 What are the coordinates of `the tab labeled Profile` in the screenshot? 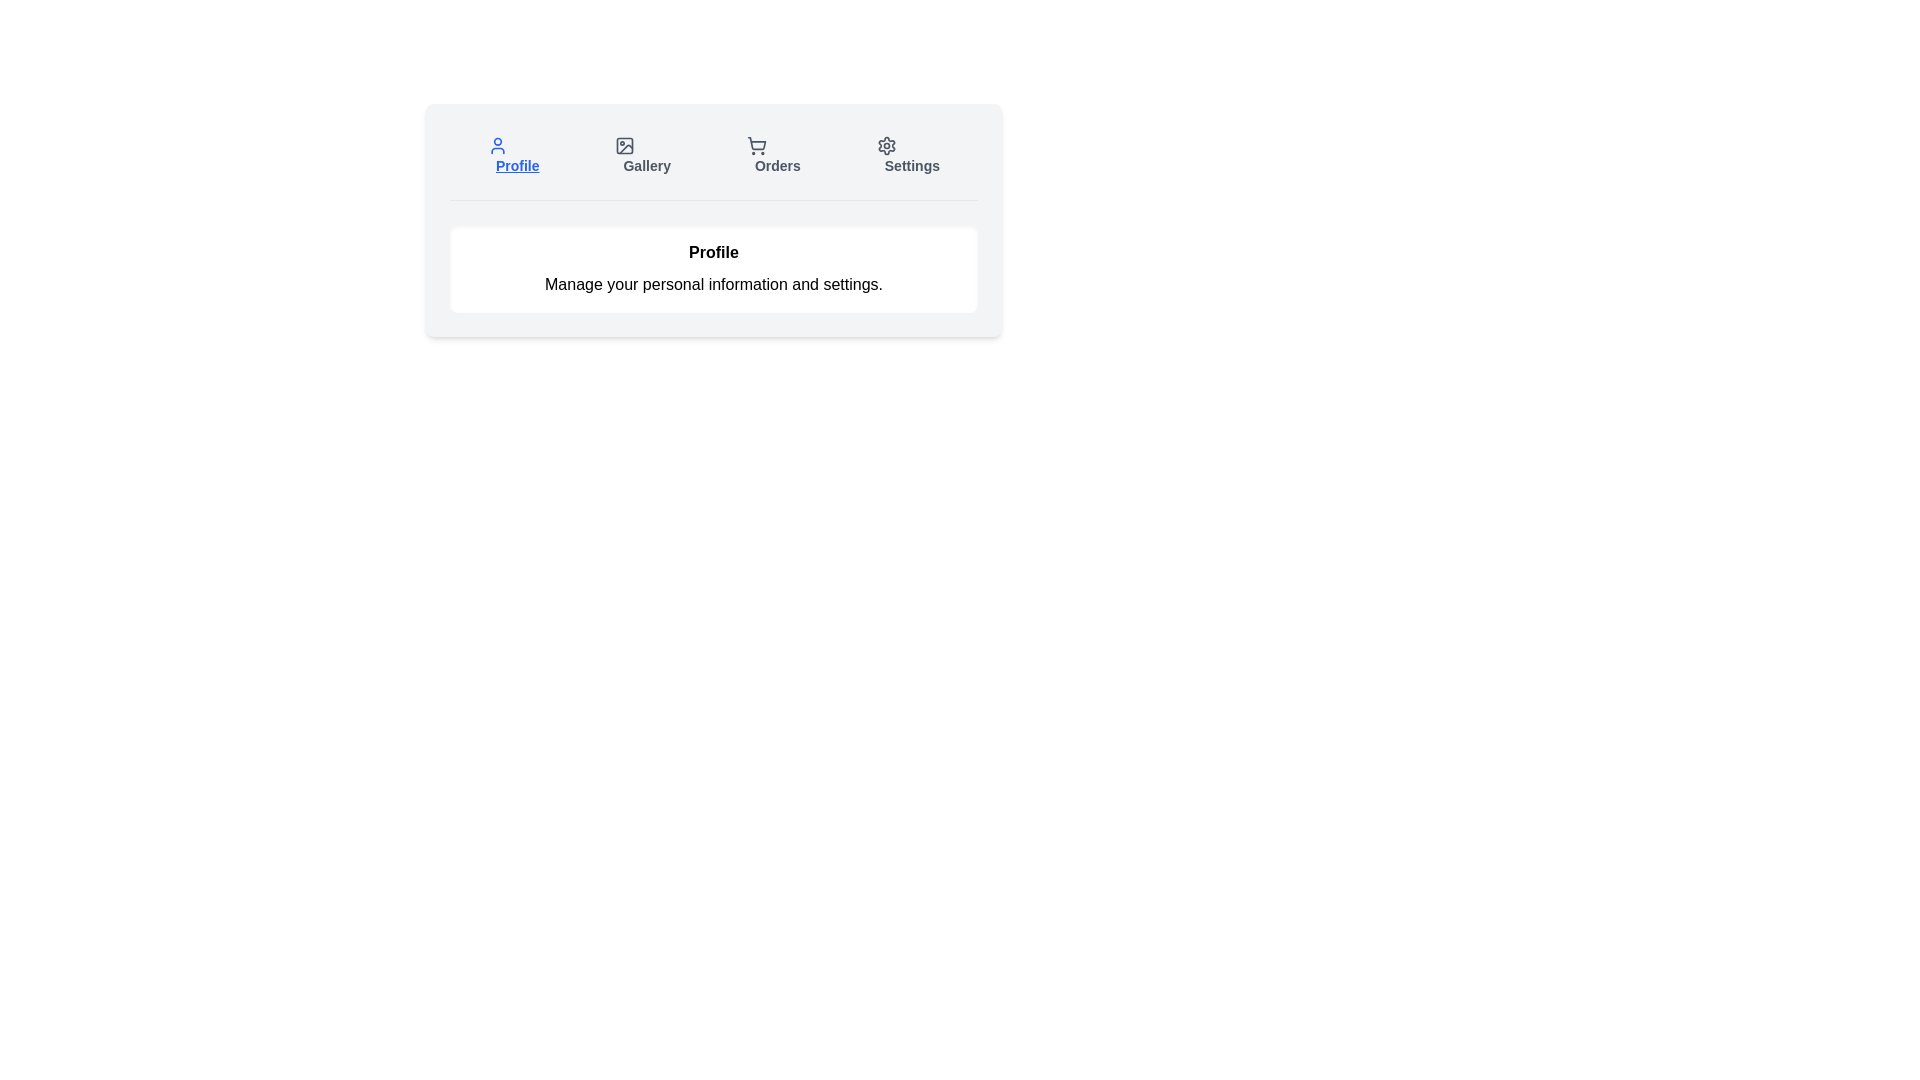 It's located at (513, 154).